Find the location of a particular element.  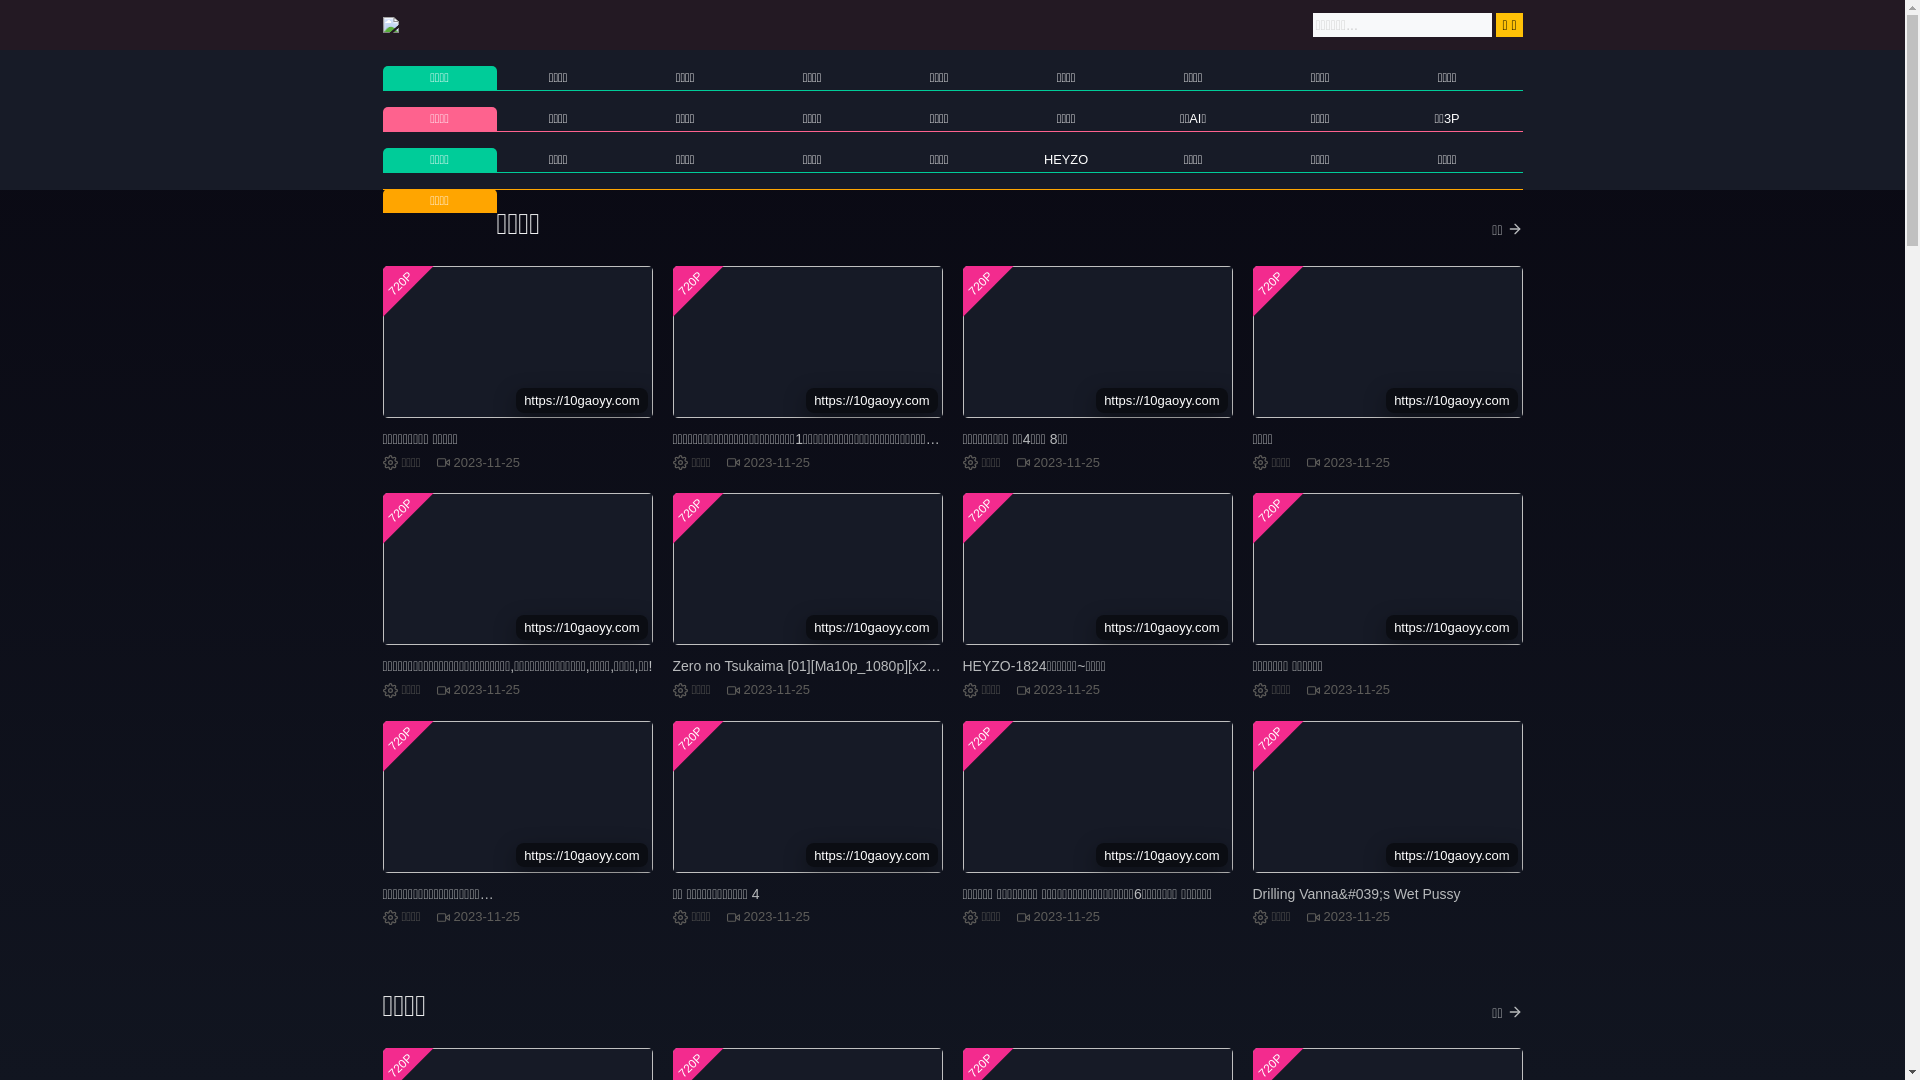

'Zero no Tsukaima [01][Ma10p_1080p][x265_flac]' is located at coordinates (823, 666).